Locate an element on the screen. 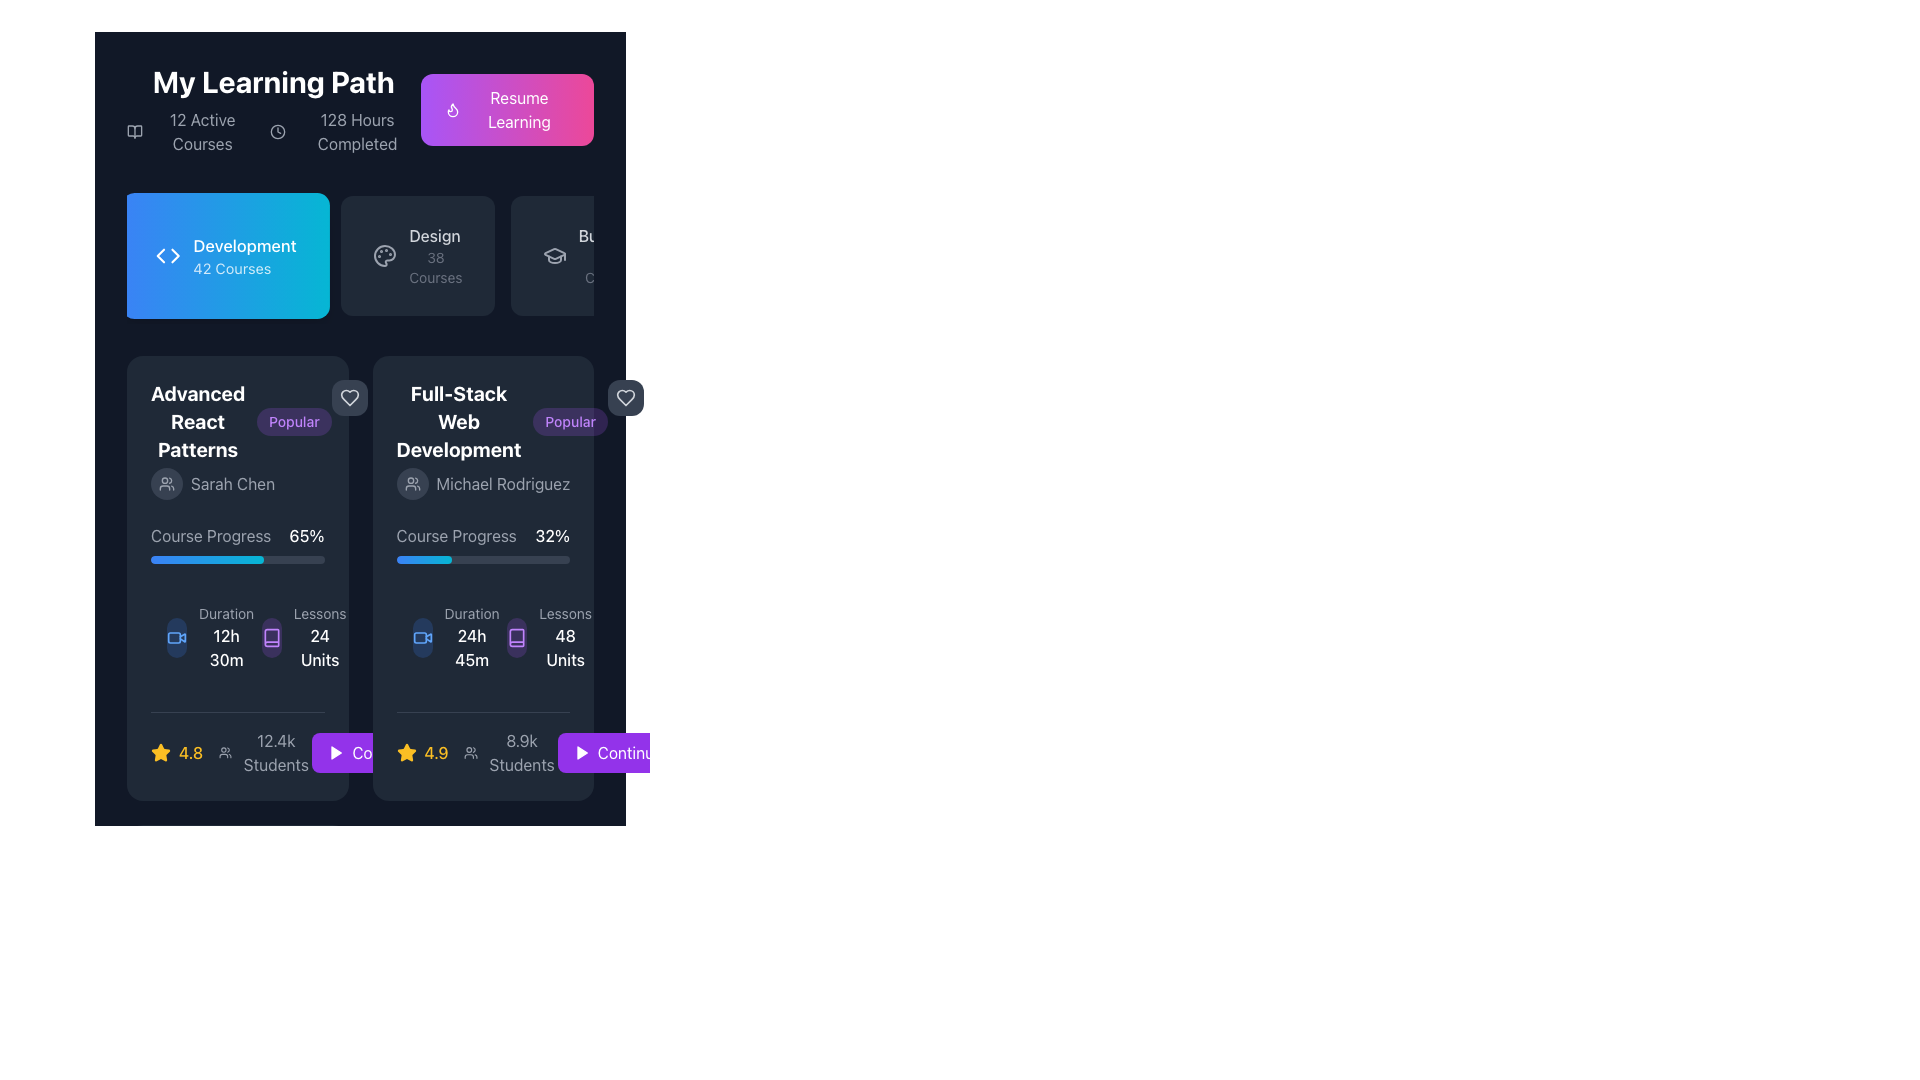  the yellow star-shaped Icon (Rating) located at the bottom-left corner of the 'Full-Stack Web Development' course card, which precedes the course rating text '4.9' is located at coordinates (405, 752).